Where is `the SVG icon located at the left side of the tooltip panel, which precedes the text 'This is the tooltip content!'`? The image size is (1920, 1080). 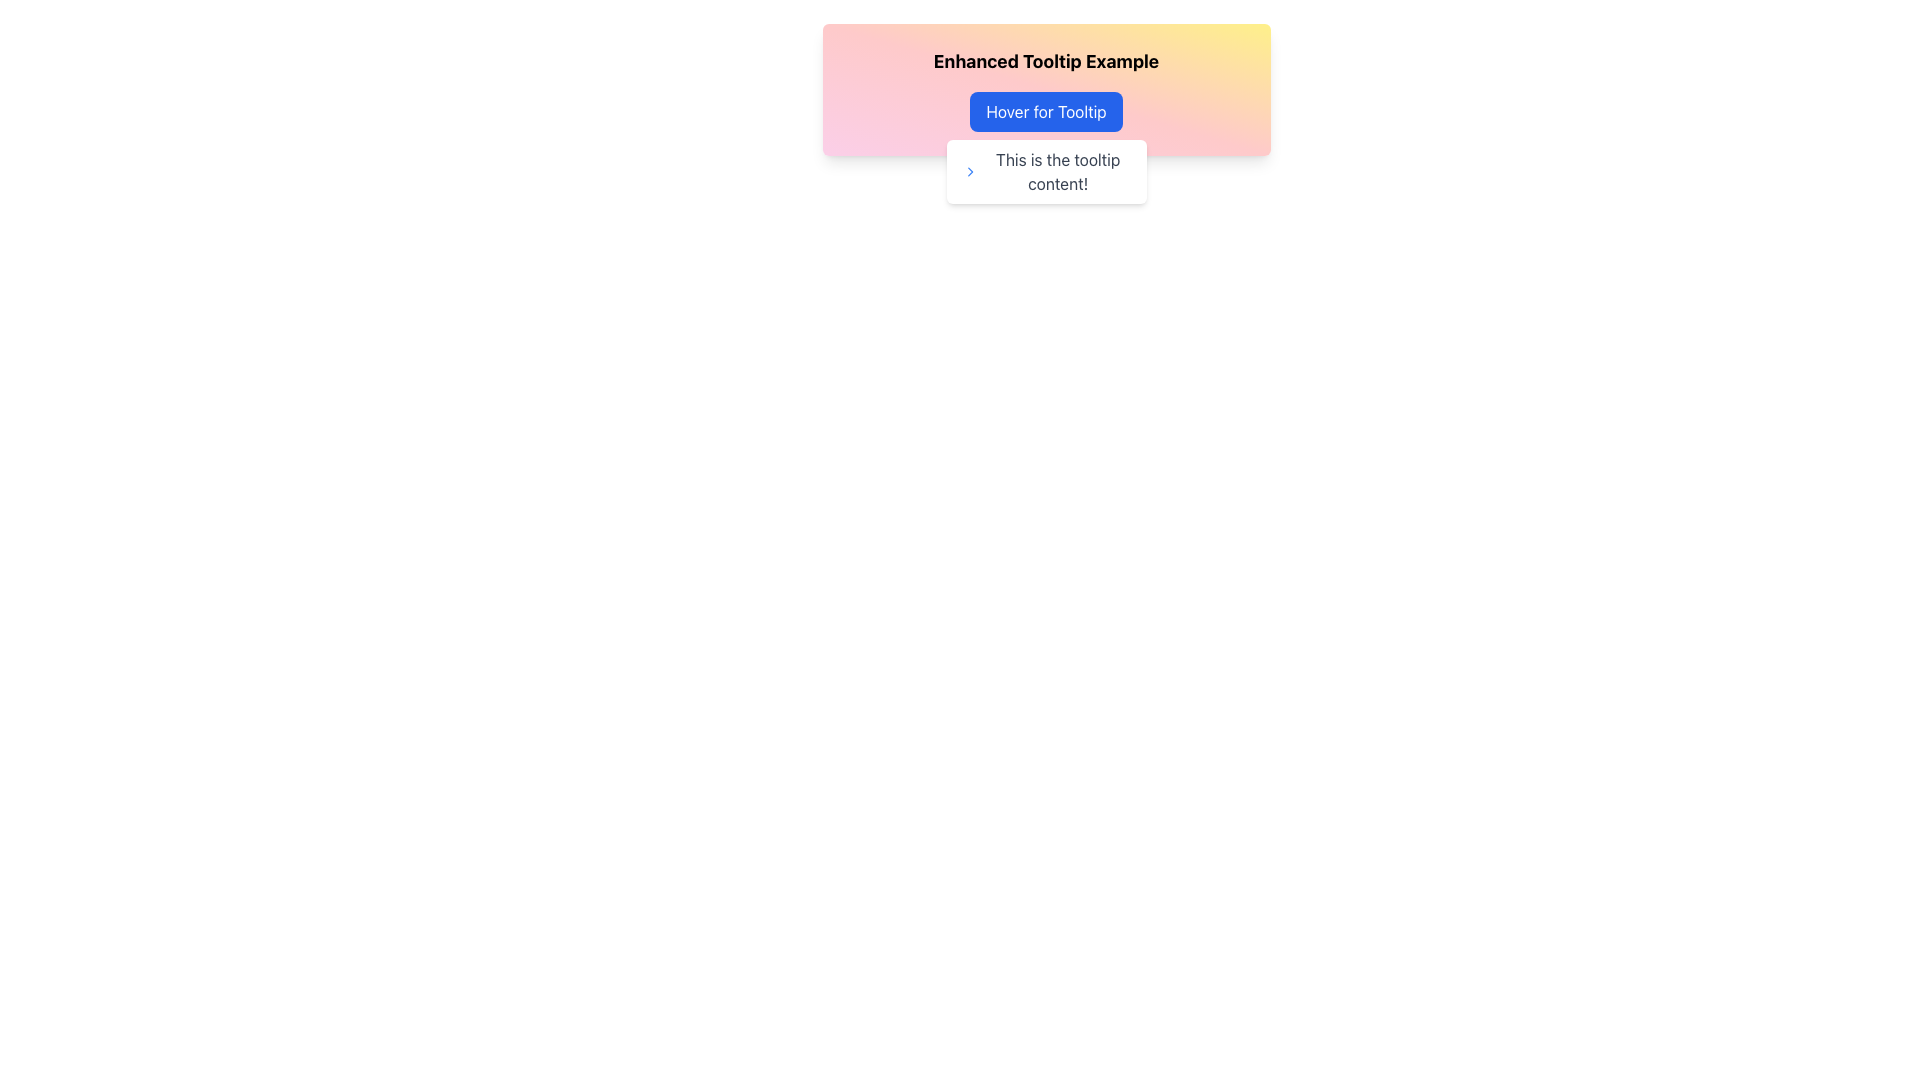
the SVG icon located at the left side of the tooltip panel, which precedes the text 'This is the tooltip content!' is located at coordinates (970, 171).